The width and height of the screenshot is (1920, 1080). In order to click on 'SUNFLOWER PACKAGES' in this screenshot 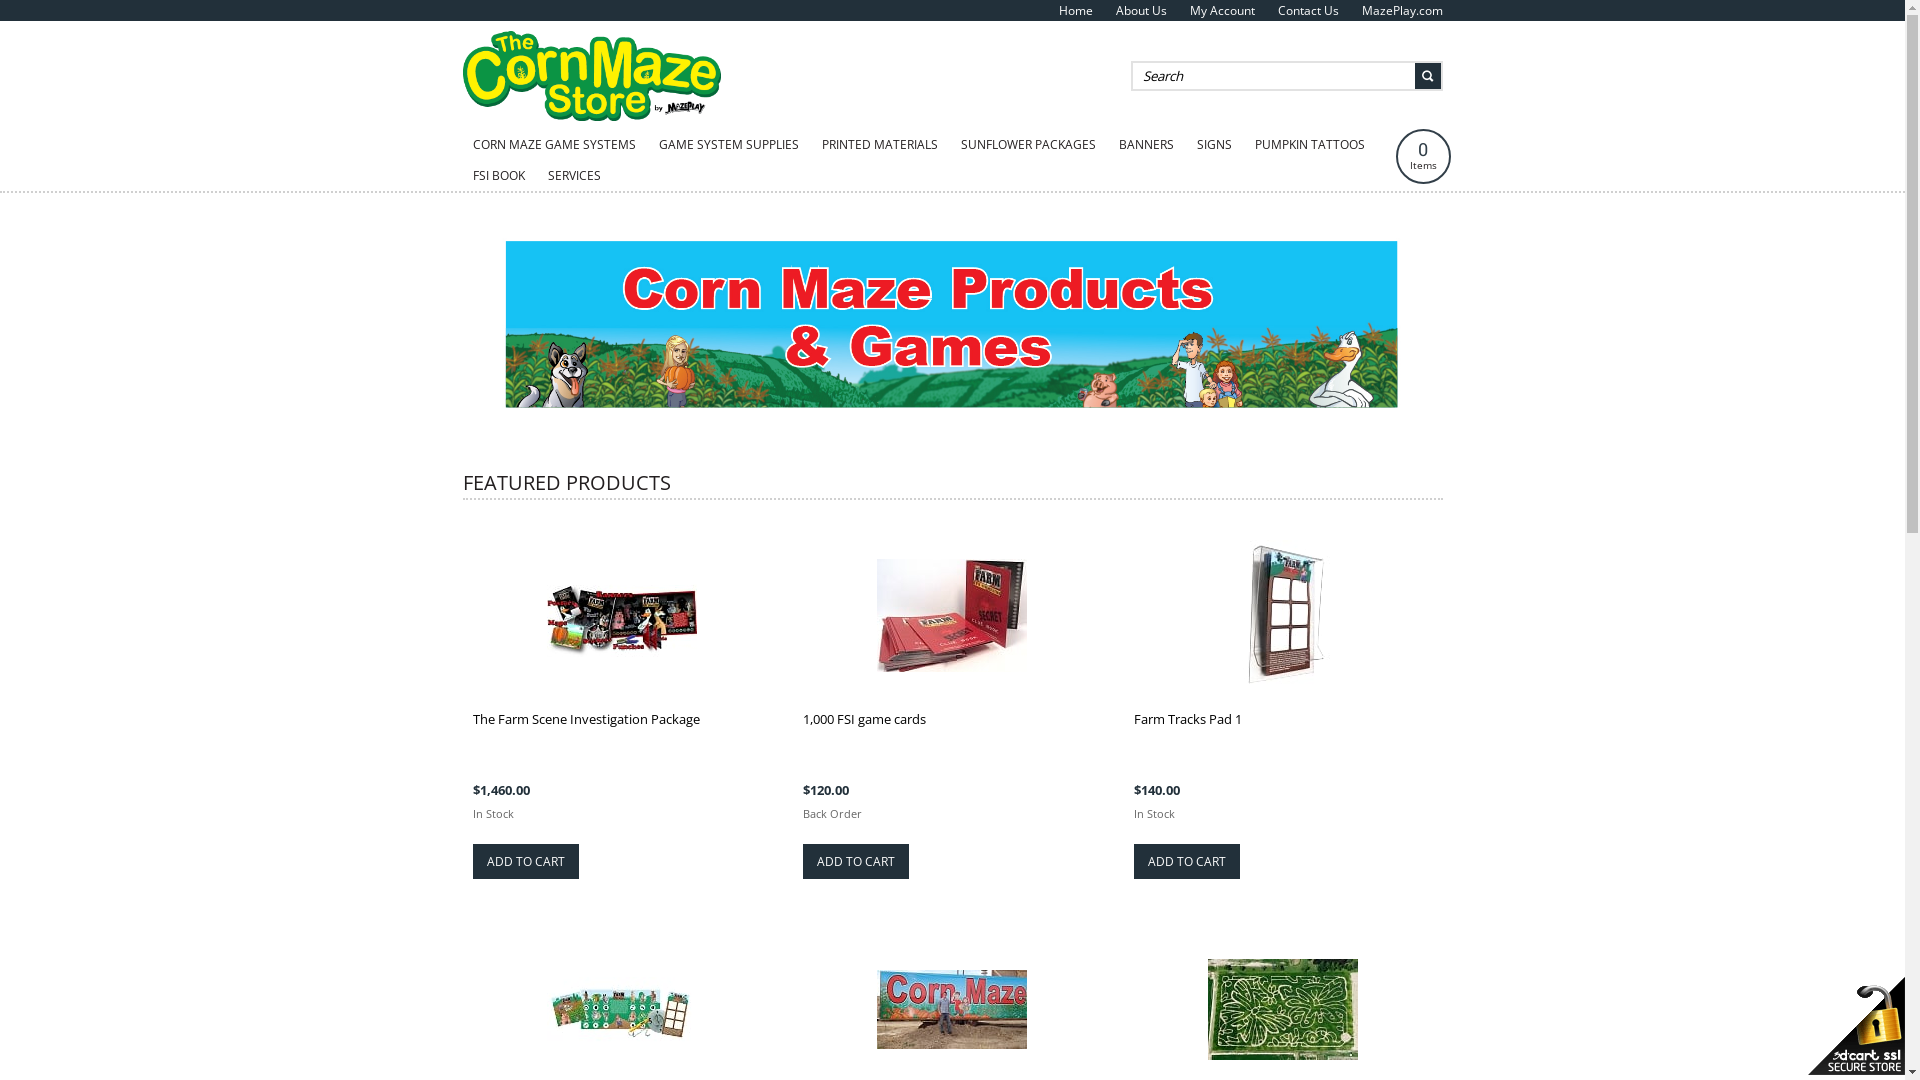, I will do `click(1027, 144)`.